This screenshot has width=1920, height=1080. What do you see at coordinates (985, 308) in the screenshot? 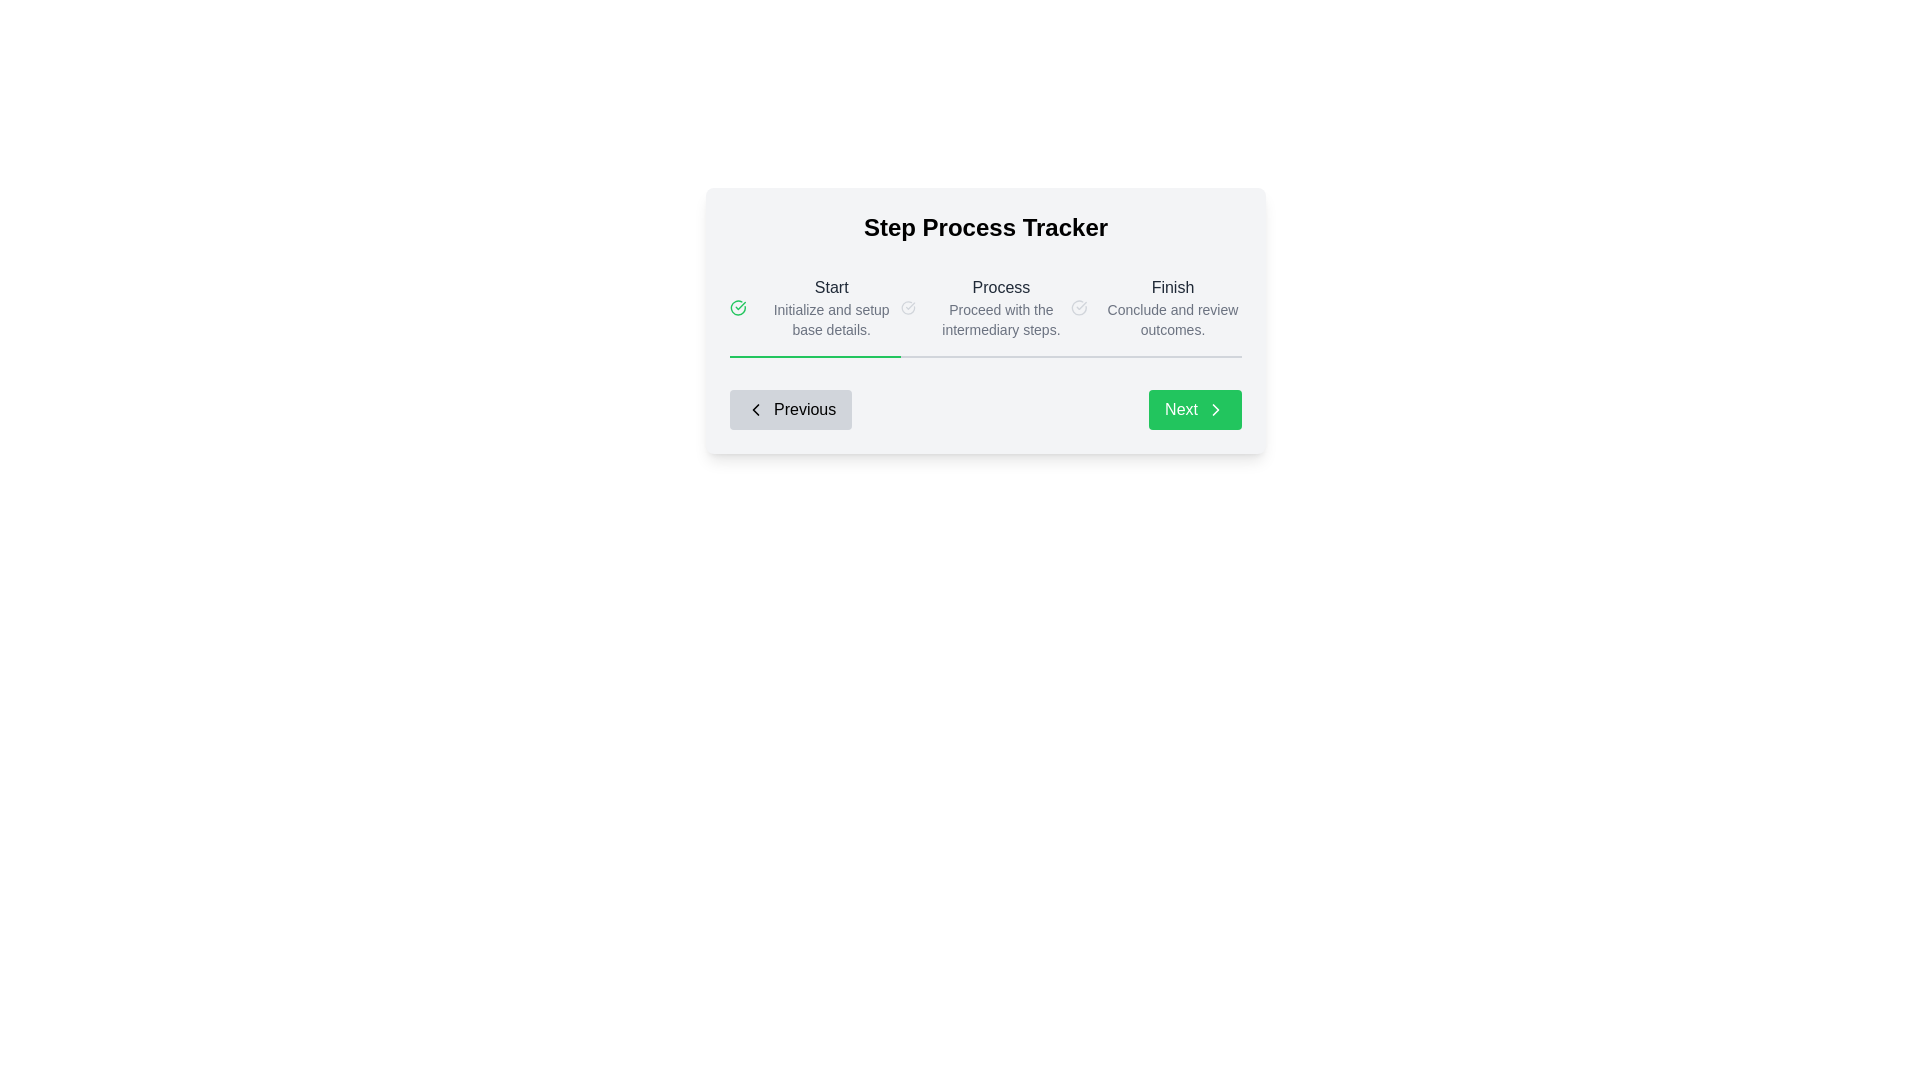
I see `description of the second step in the process tracker, which provides a visual cue and context regarding this intermediary step` at bounding box center [985, 308].